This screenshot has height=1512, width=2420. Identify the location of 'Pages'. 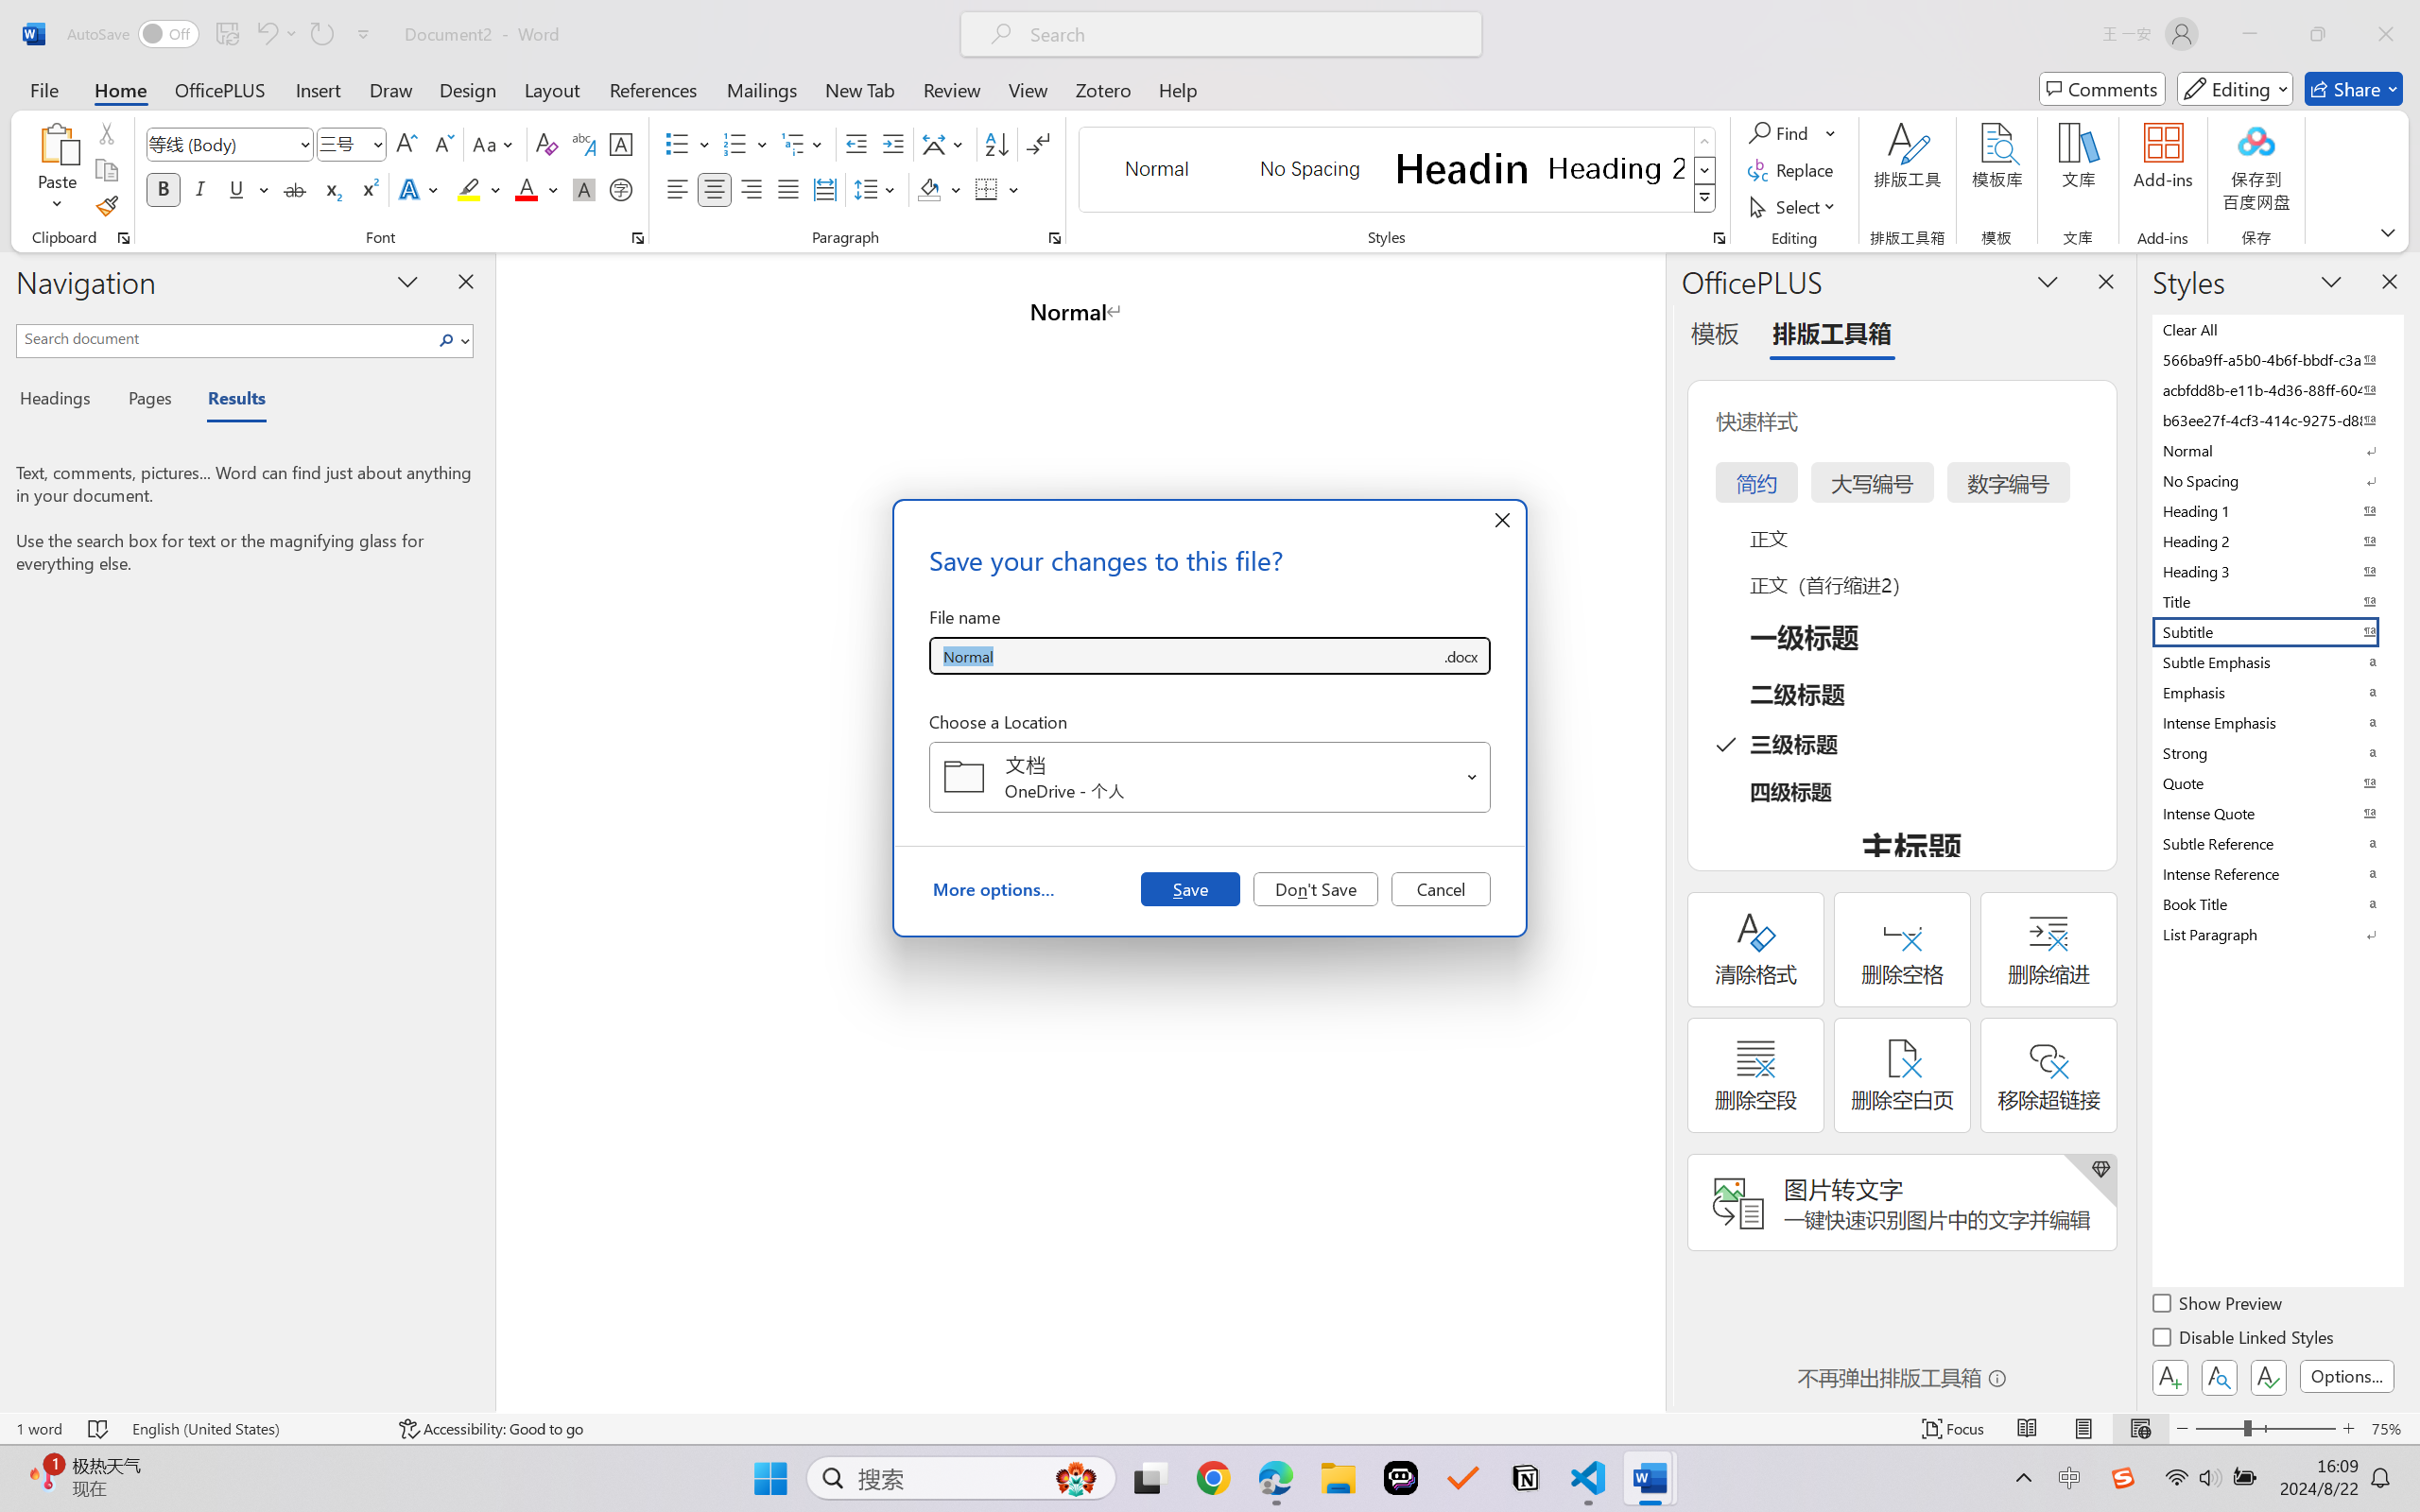
(147, 401).